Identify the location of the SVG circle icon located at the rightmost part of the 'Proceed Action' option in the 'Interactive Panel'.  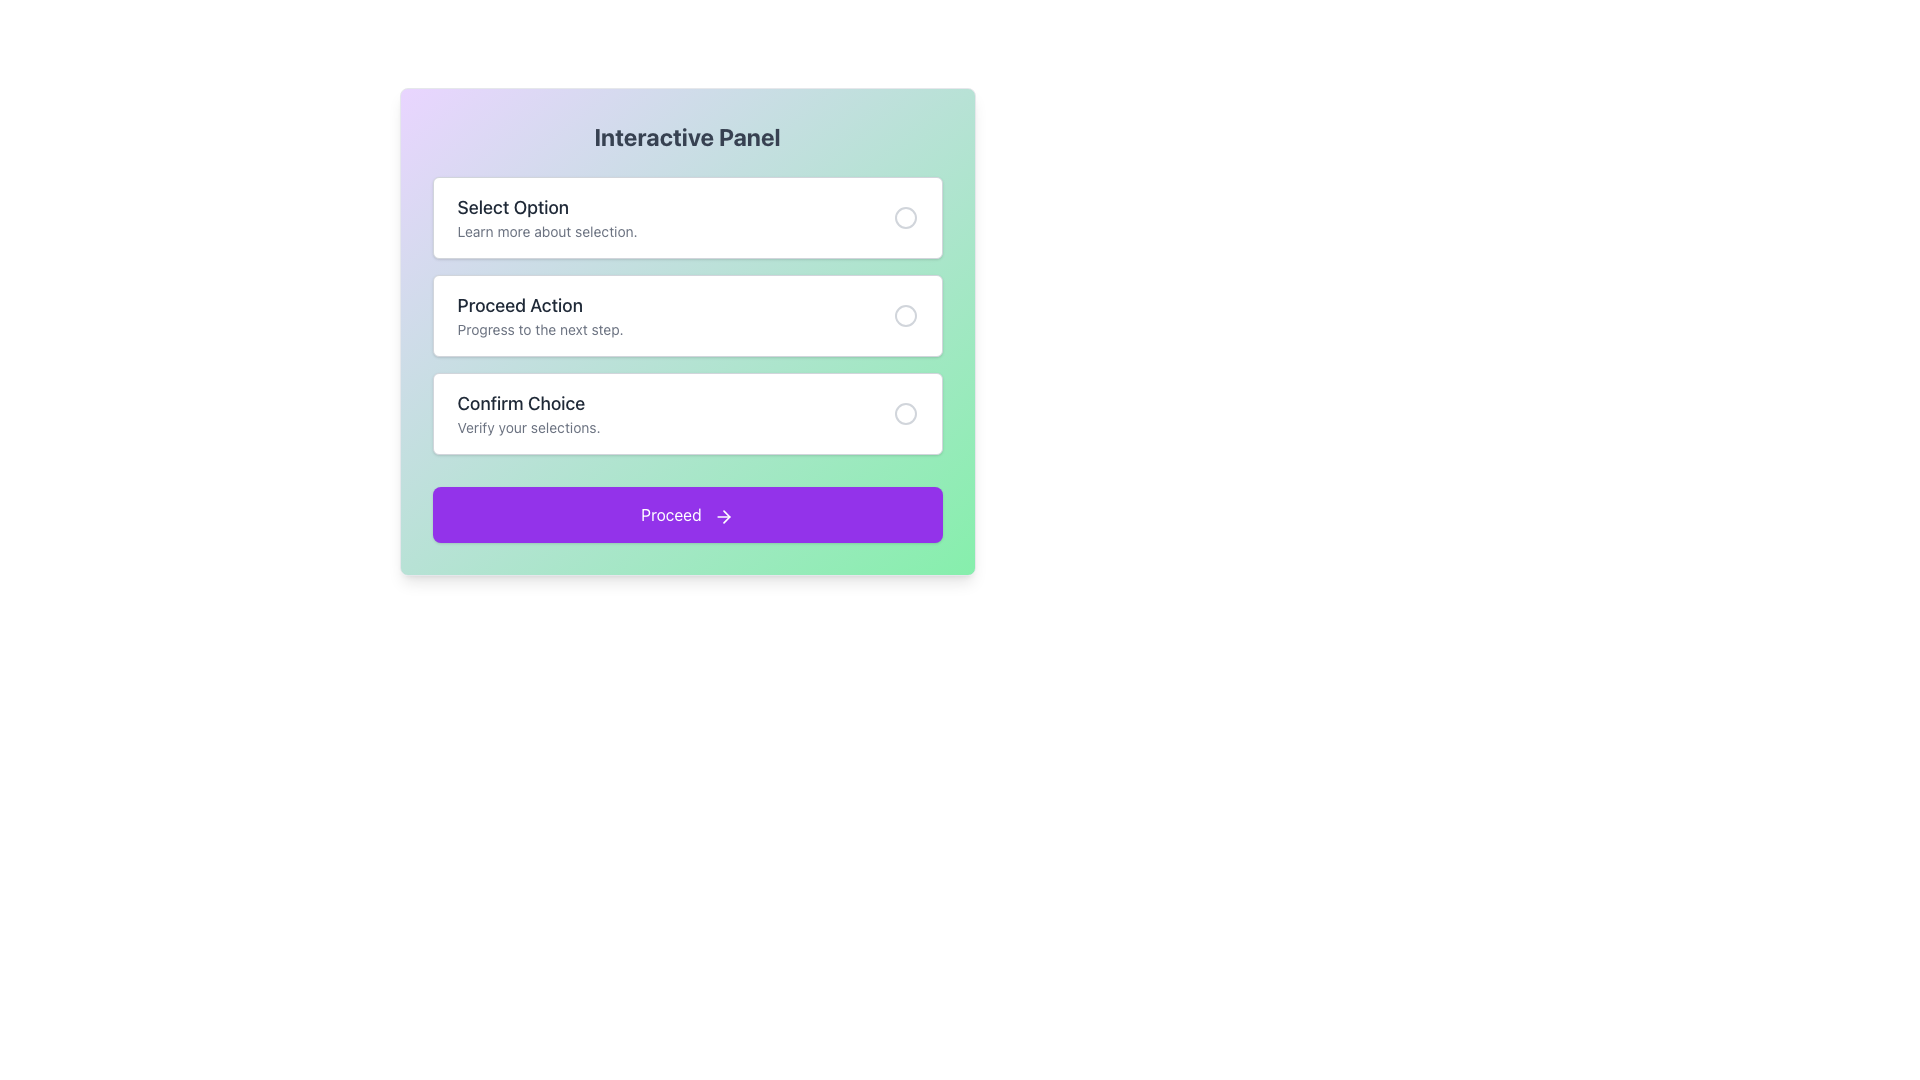
(904, 315).